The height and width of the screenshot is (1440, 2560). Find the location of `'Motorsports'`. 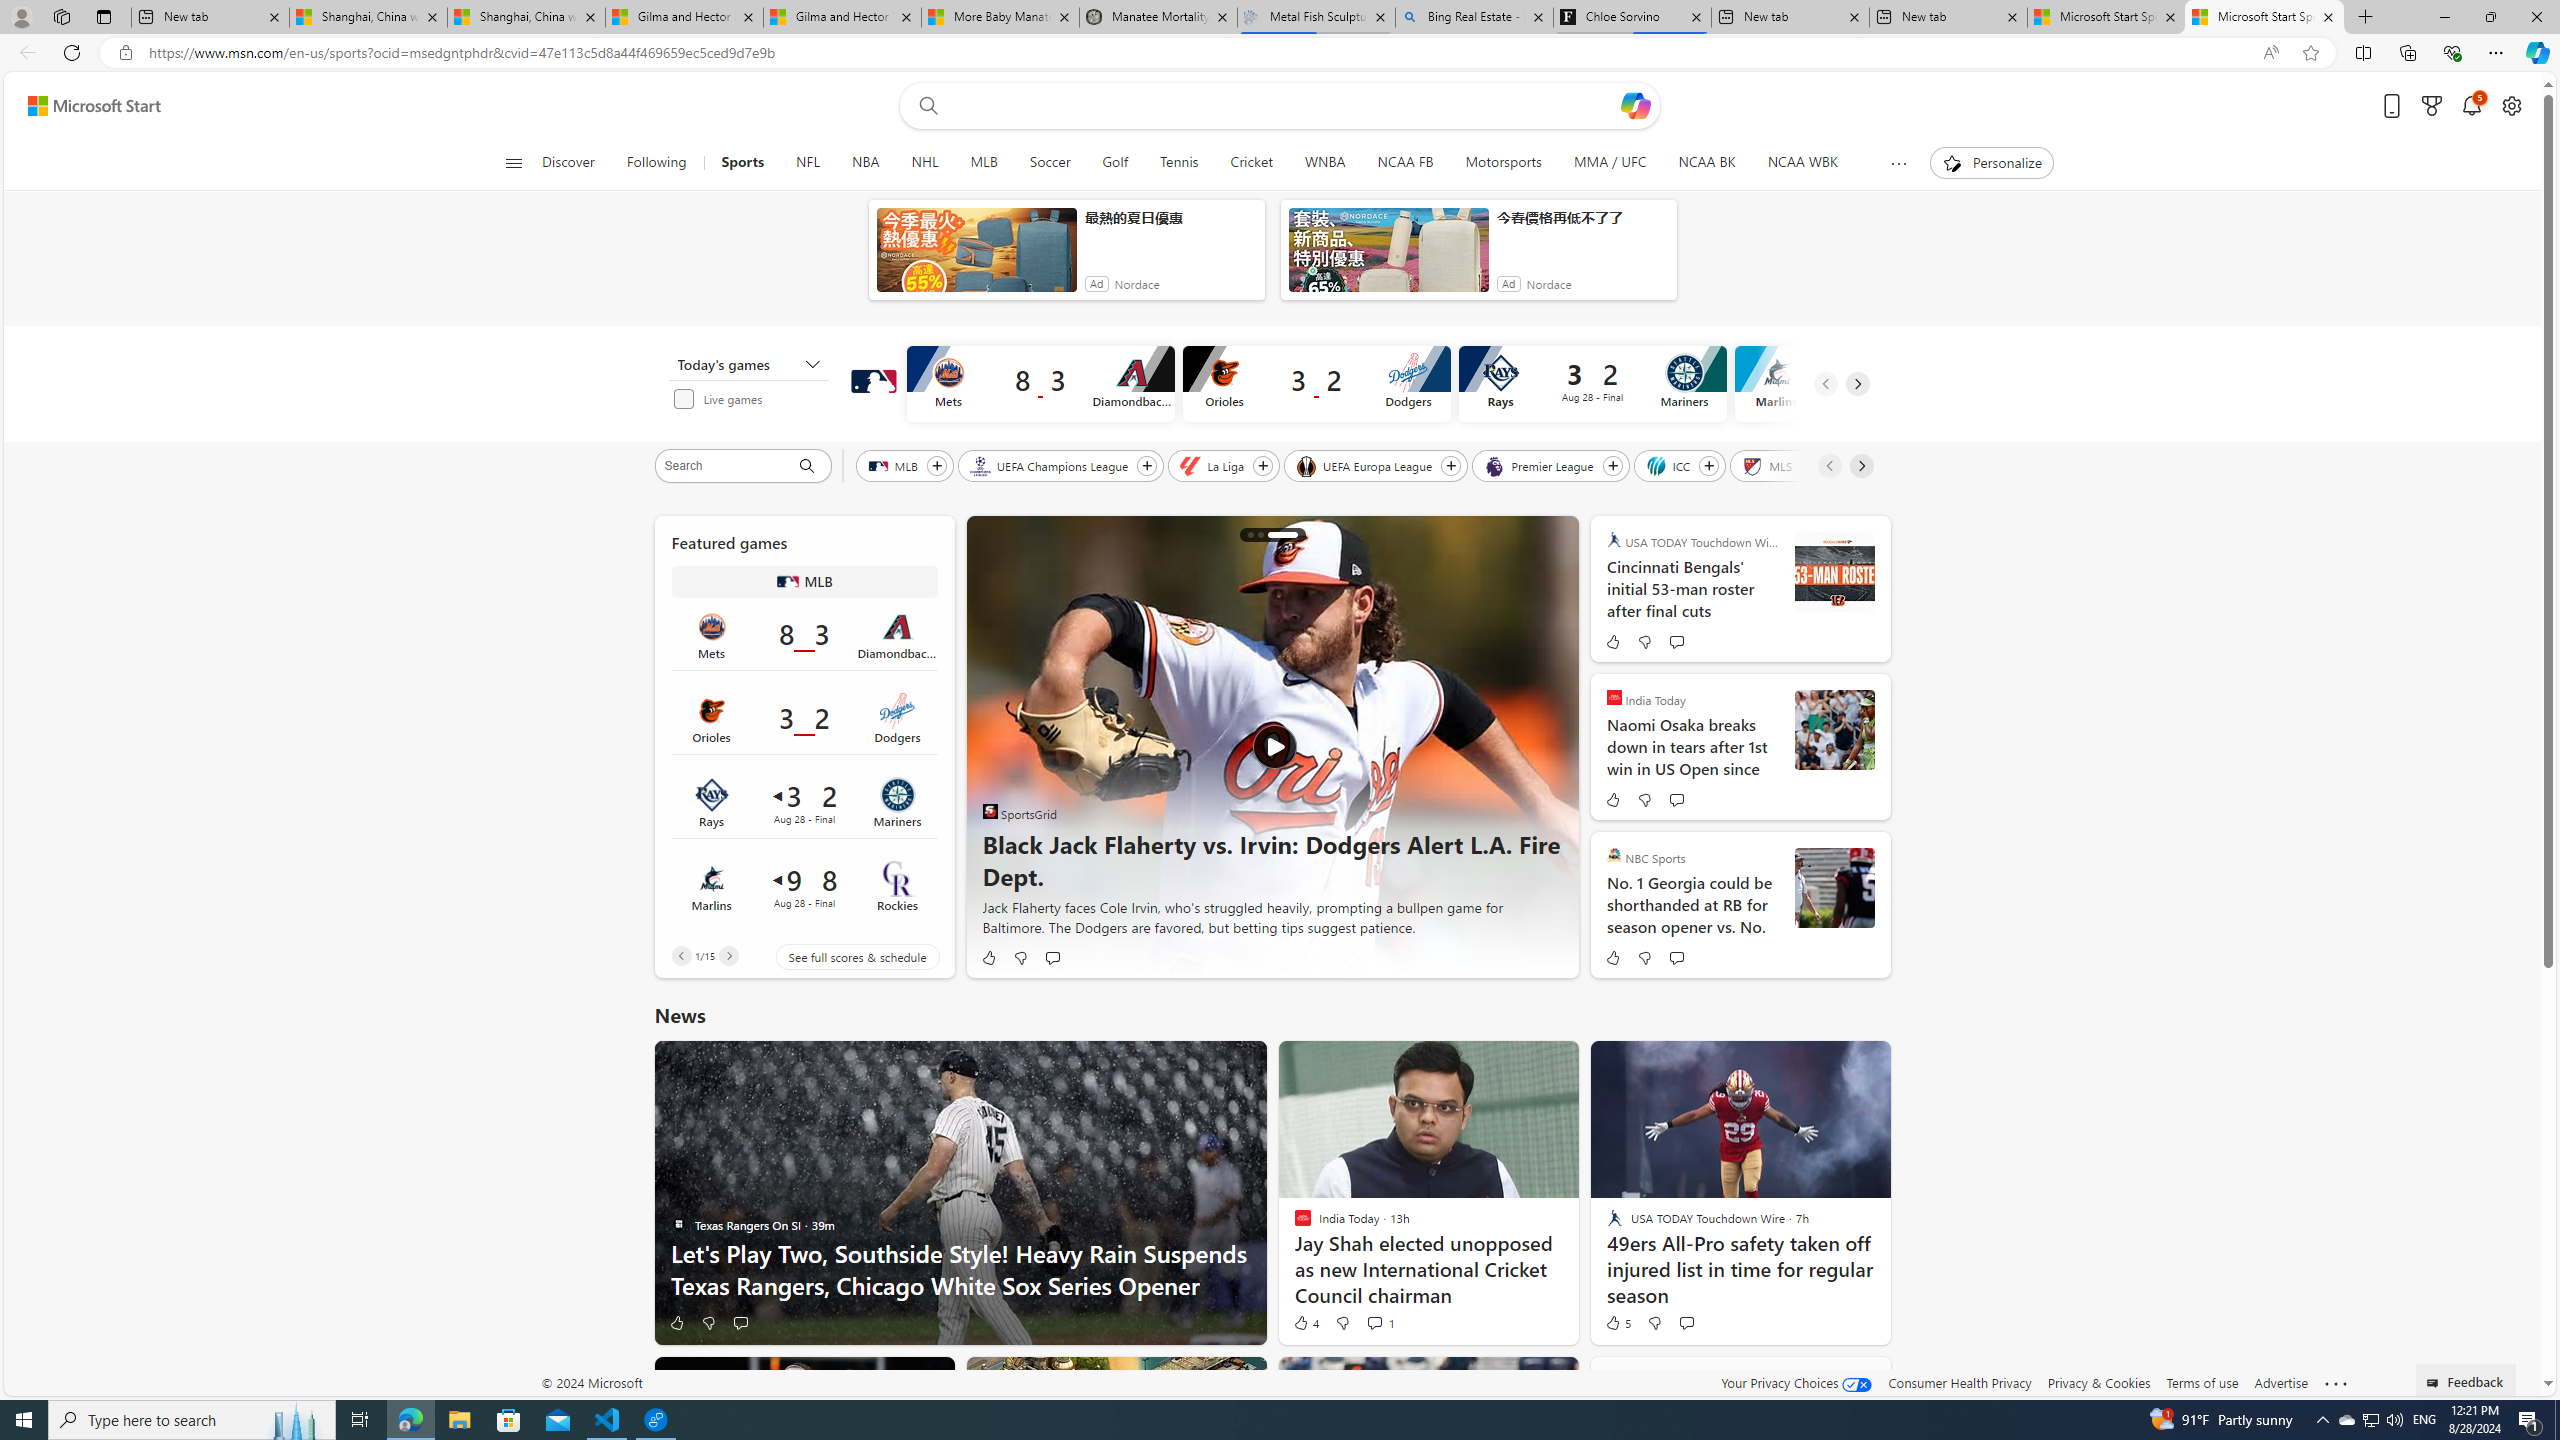

'Motorsports' is located at coordinates (1504, 162).